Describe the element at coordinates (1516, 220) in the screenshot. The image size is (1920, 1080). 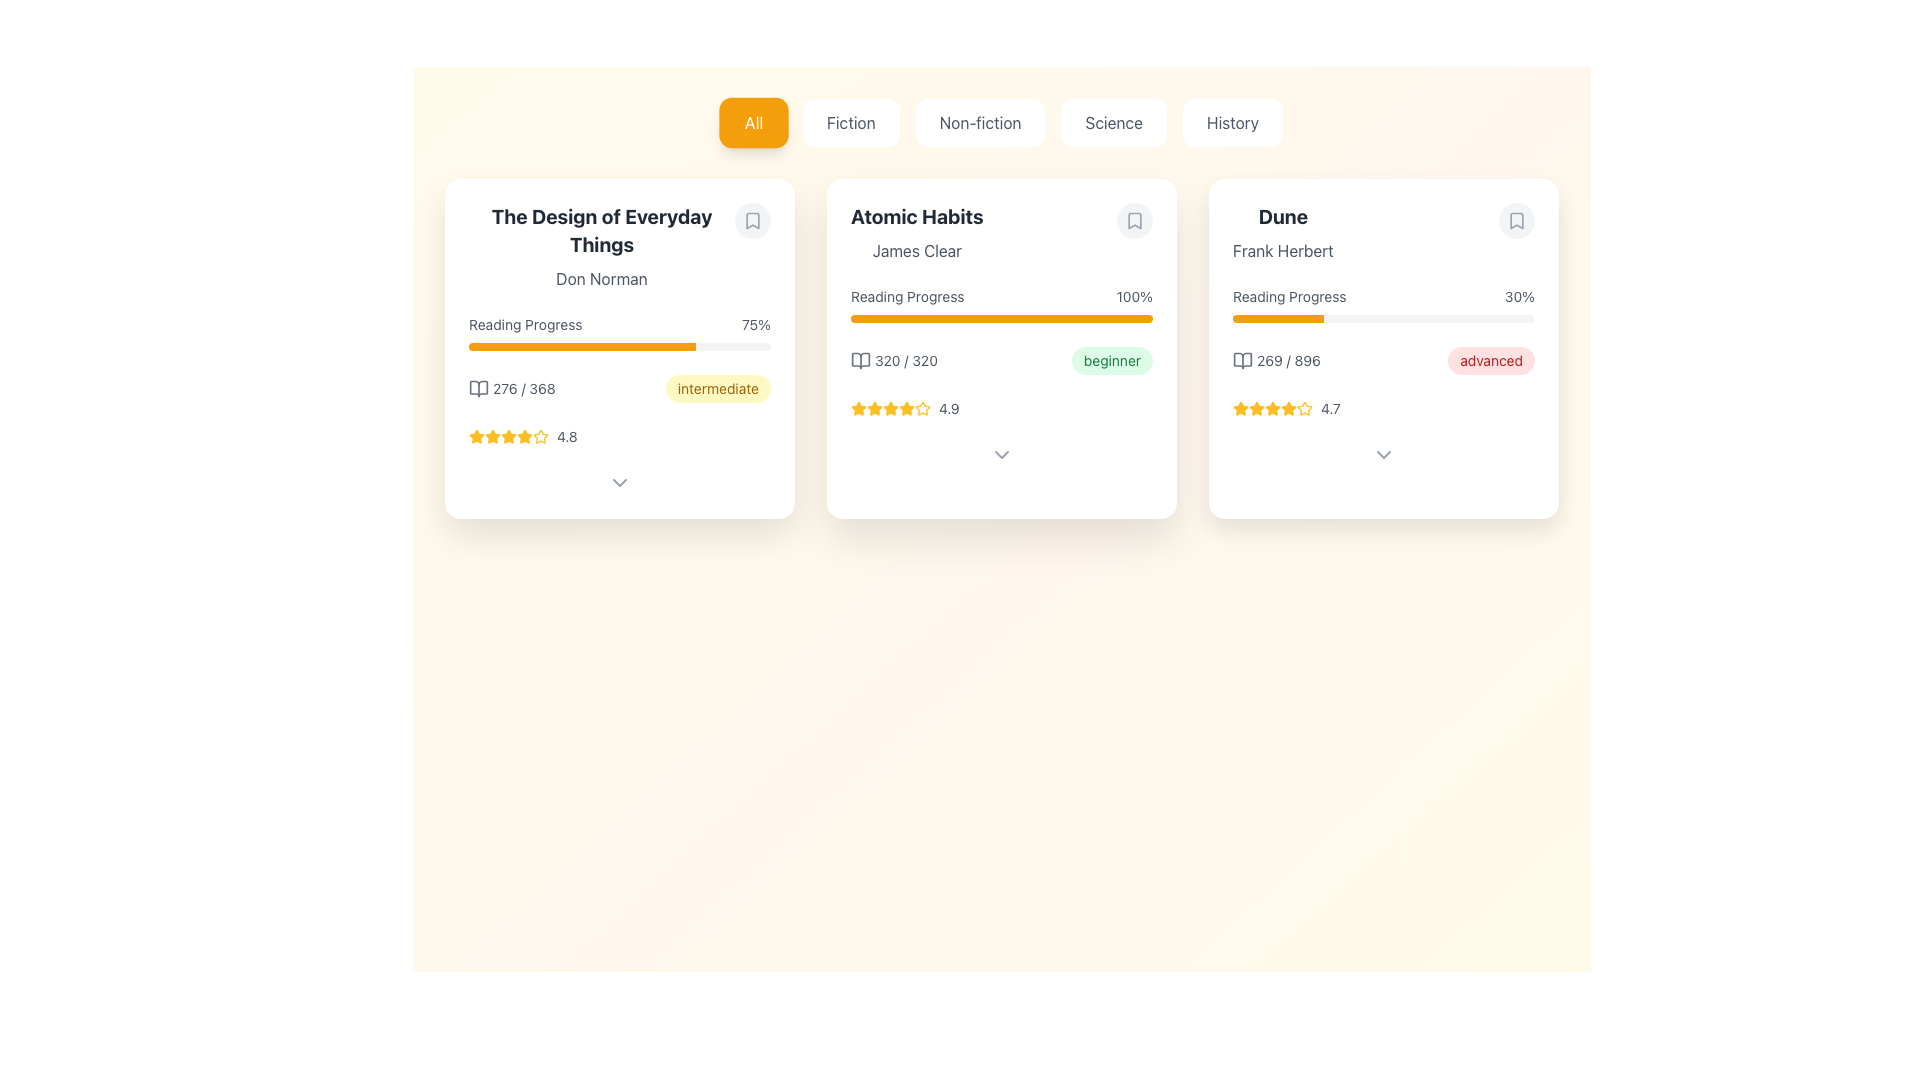
I see `the bookmark icon located in the top-right corner of the card displaying details for the book 'Dune', which is non-interactive in this context` at that location.